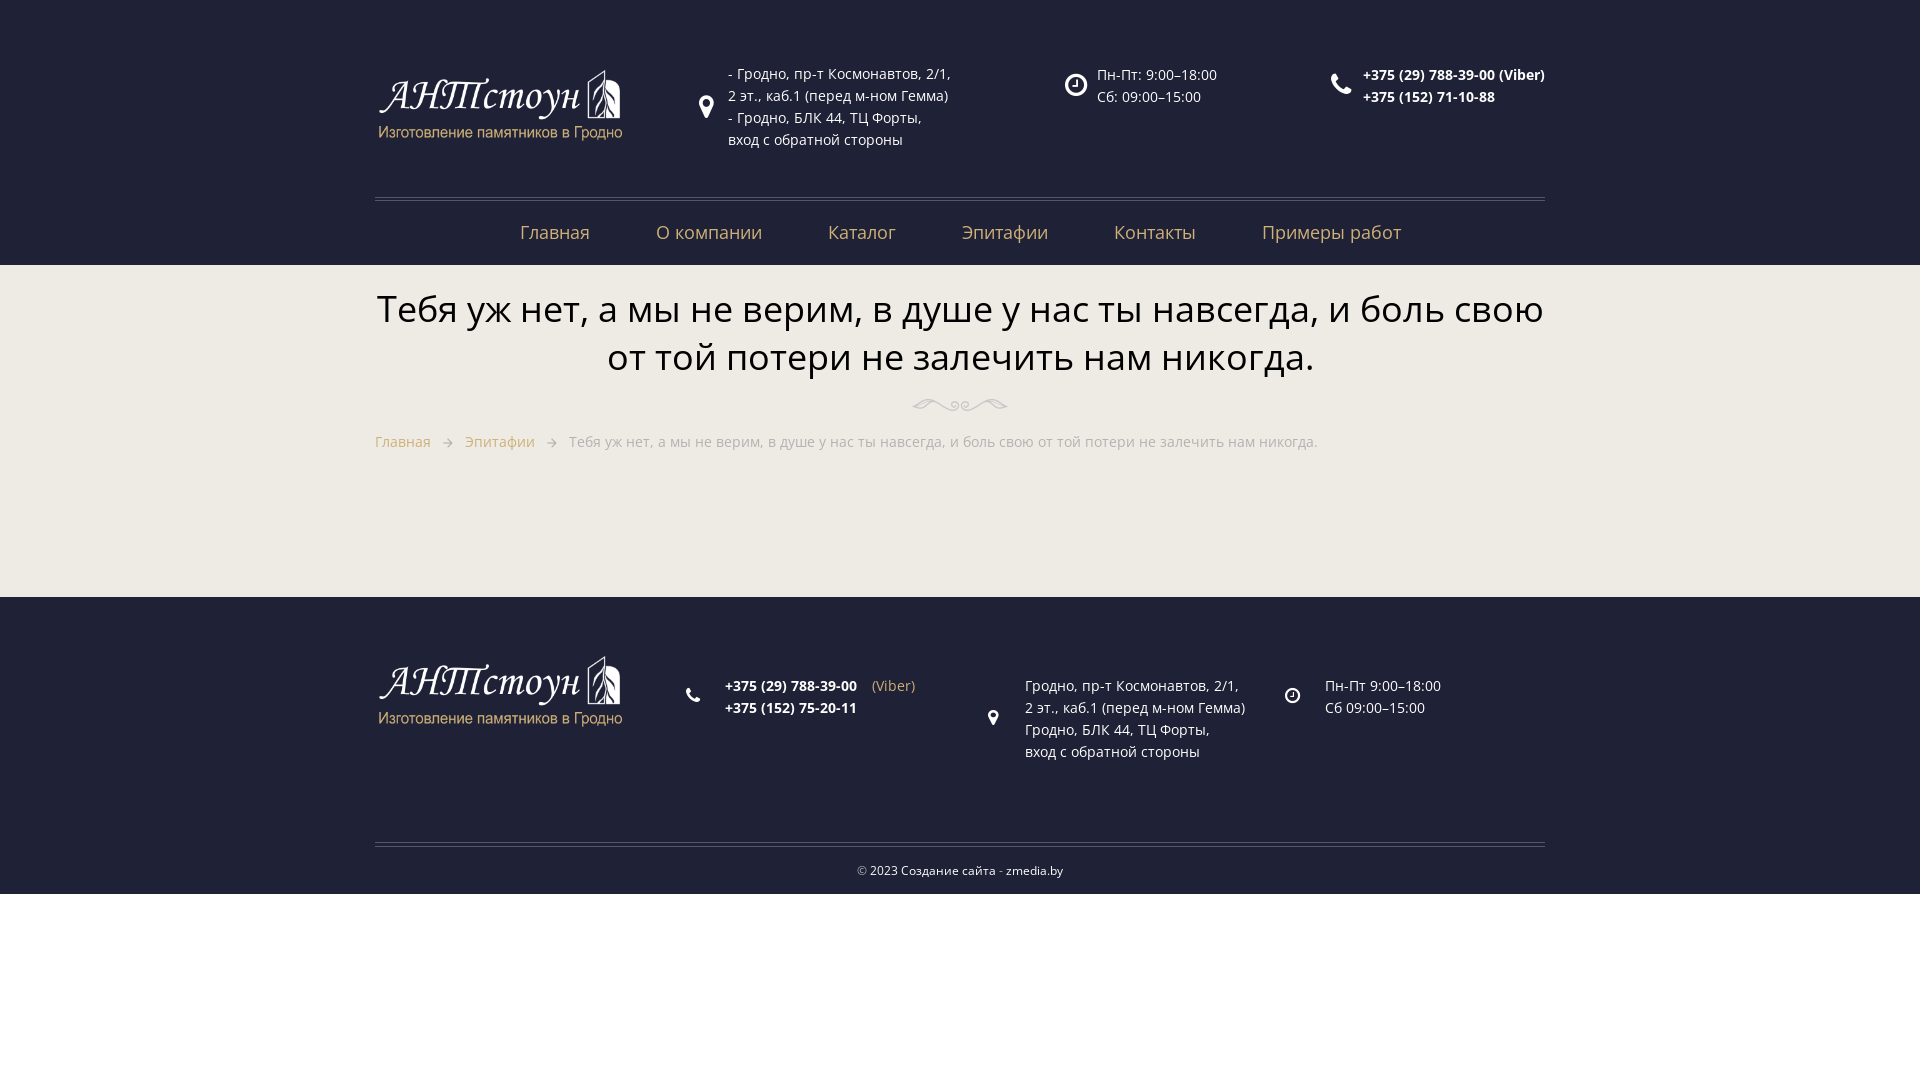 The height and width of the screenshot is (1080, 1920). I want to click on 'zmedia.by', so click(1034, 869).